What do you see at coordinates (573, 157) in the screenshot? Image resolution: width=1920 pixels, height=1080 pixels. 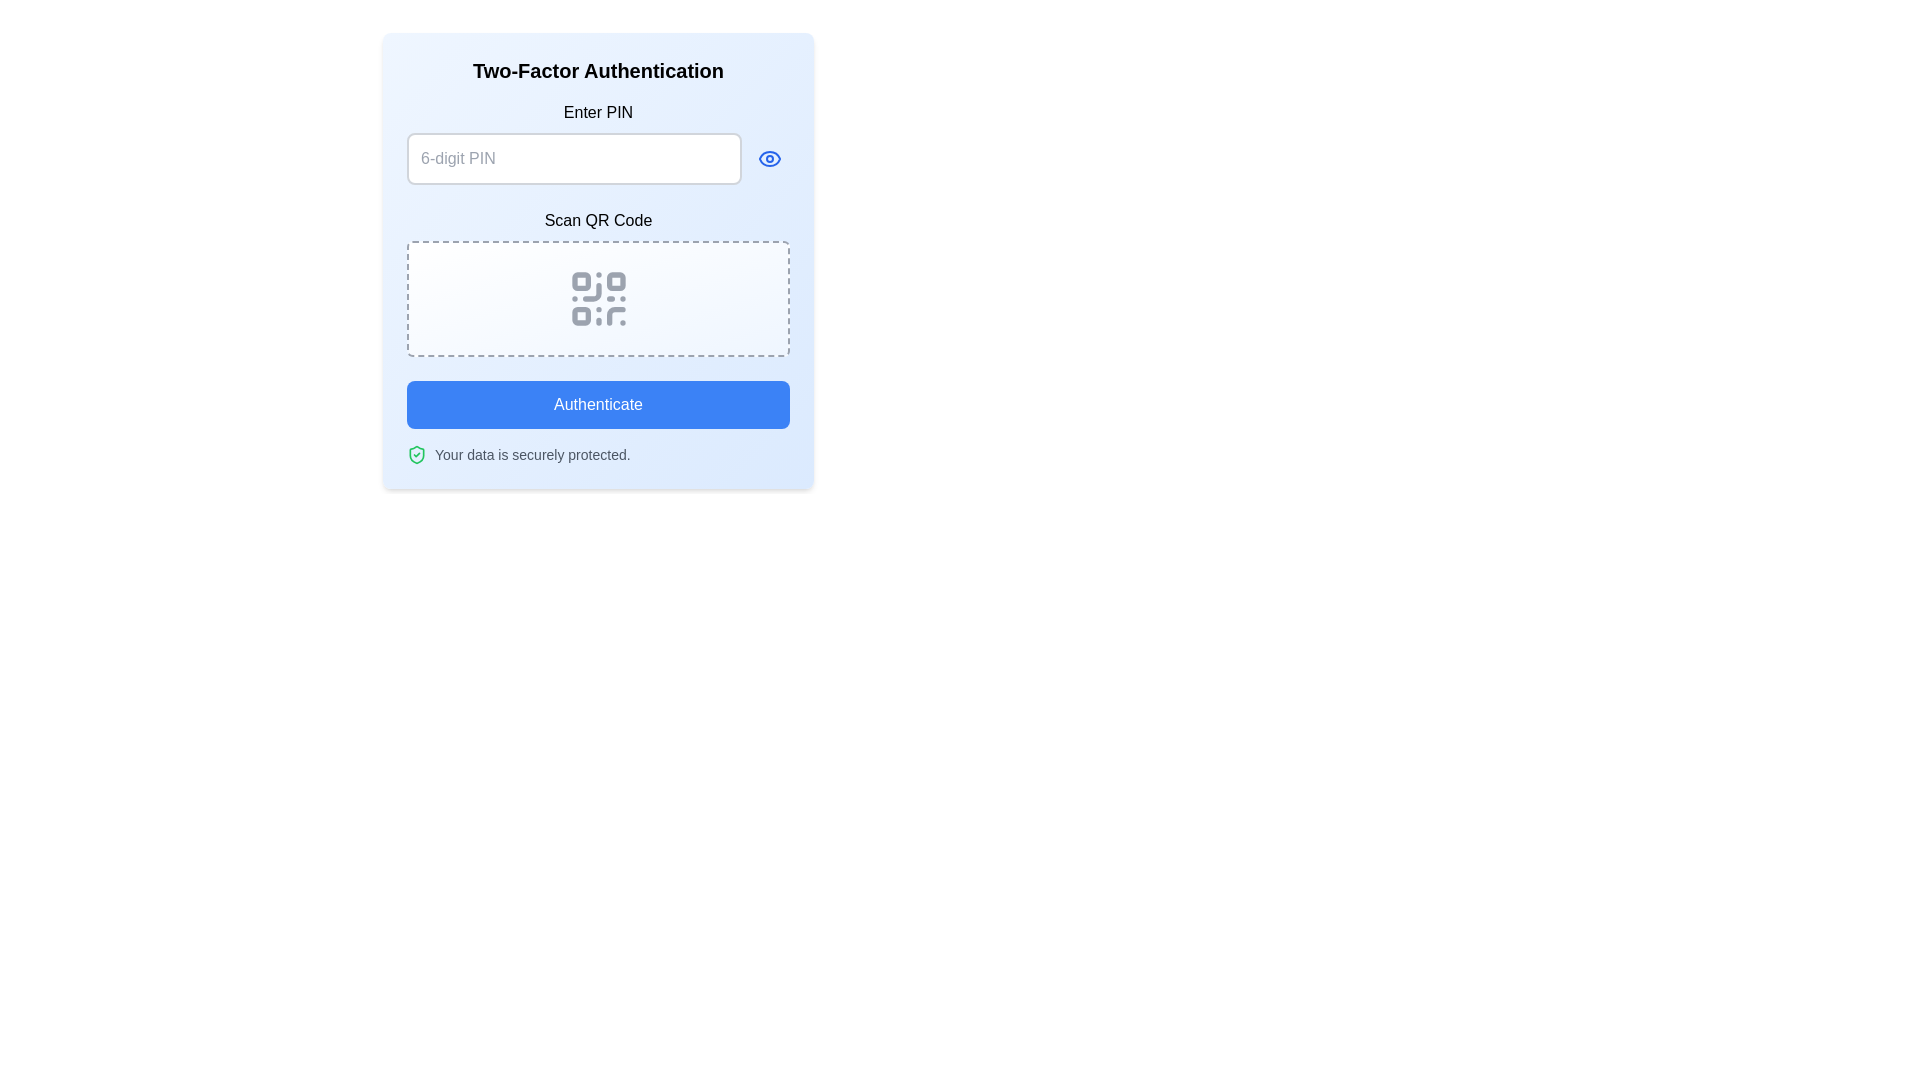 I see `the text input for entering the 6-digit PIN, which is styled with a rounded border and light gray background, located under the 'Enter PIN' label by tabbing to it` at bounding box center [573, 157].